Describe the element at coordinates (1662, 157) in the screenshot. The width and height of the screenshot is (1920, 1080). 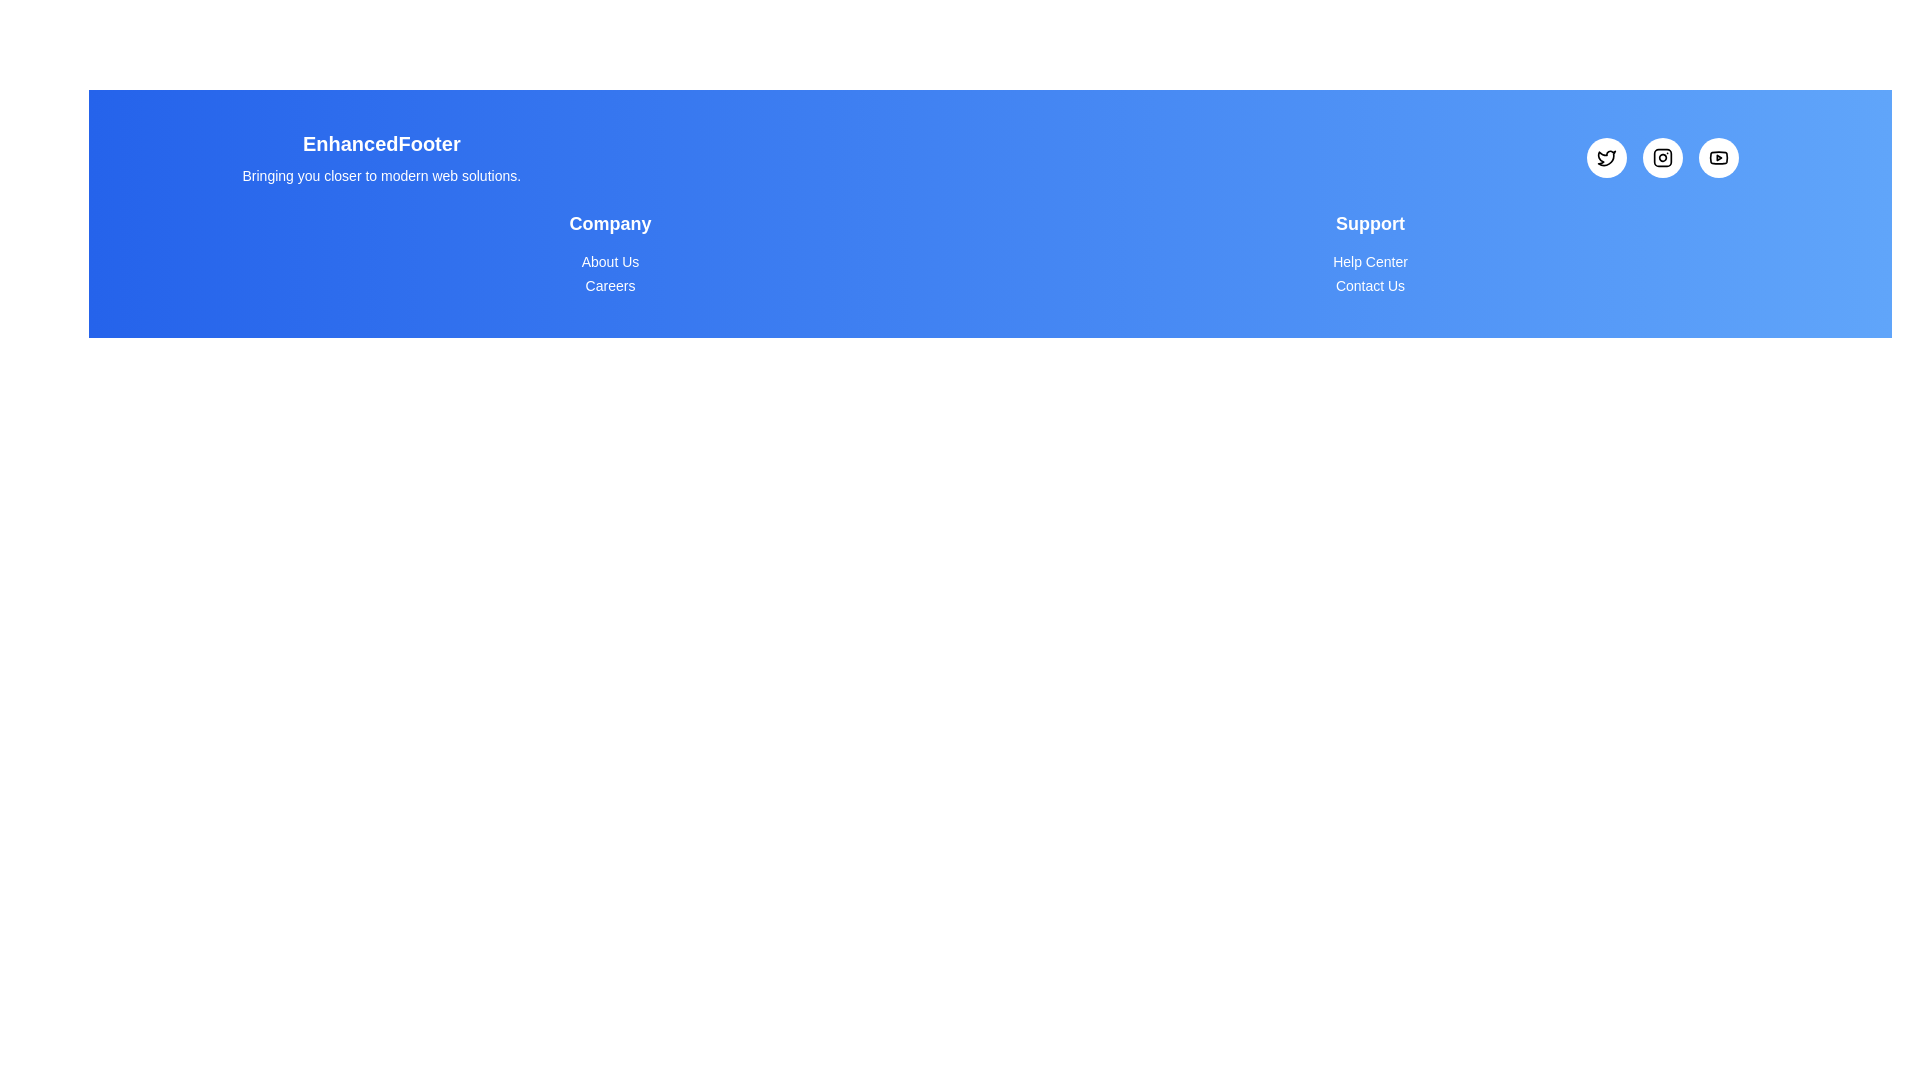
I see `the middle icon link in the footer that navigates to the Instagram social media page` at that location.